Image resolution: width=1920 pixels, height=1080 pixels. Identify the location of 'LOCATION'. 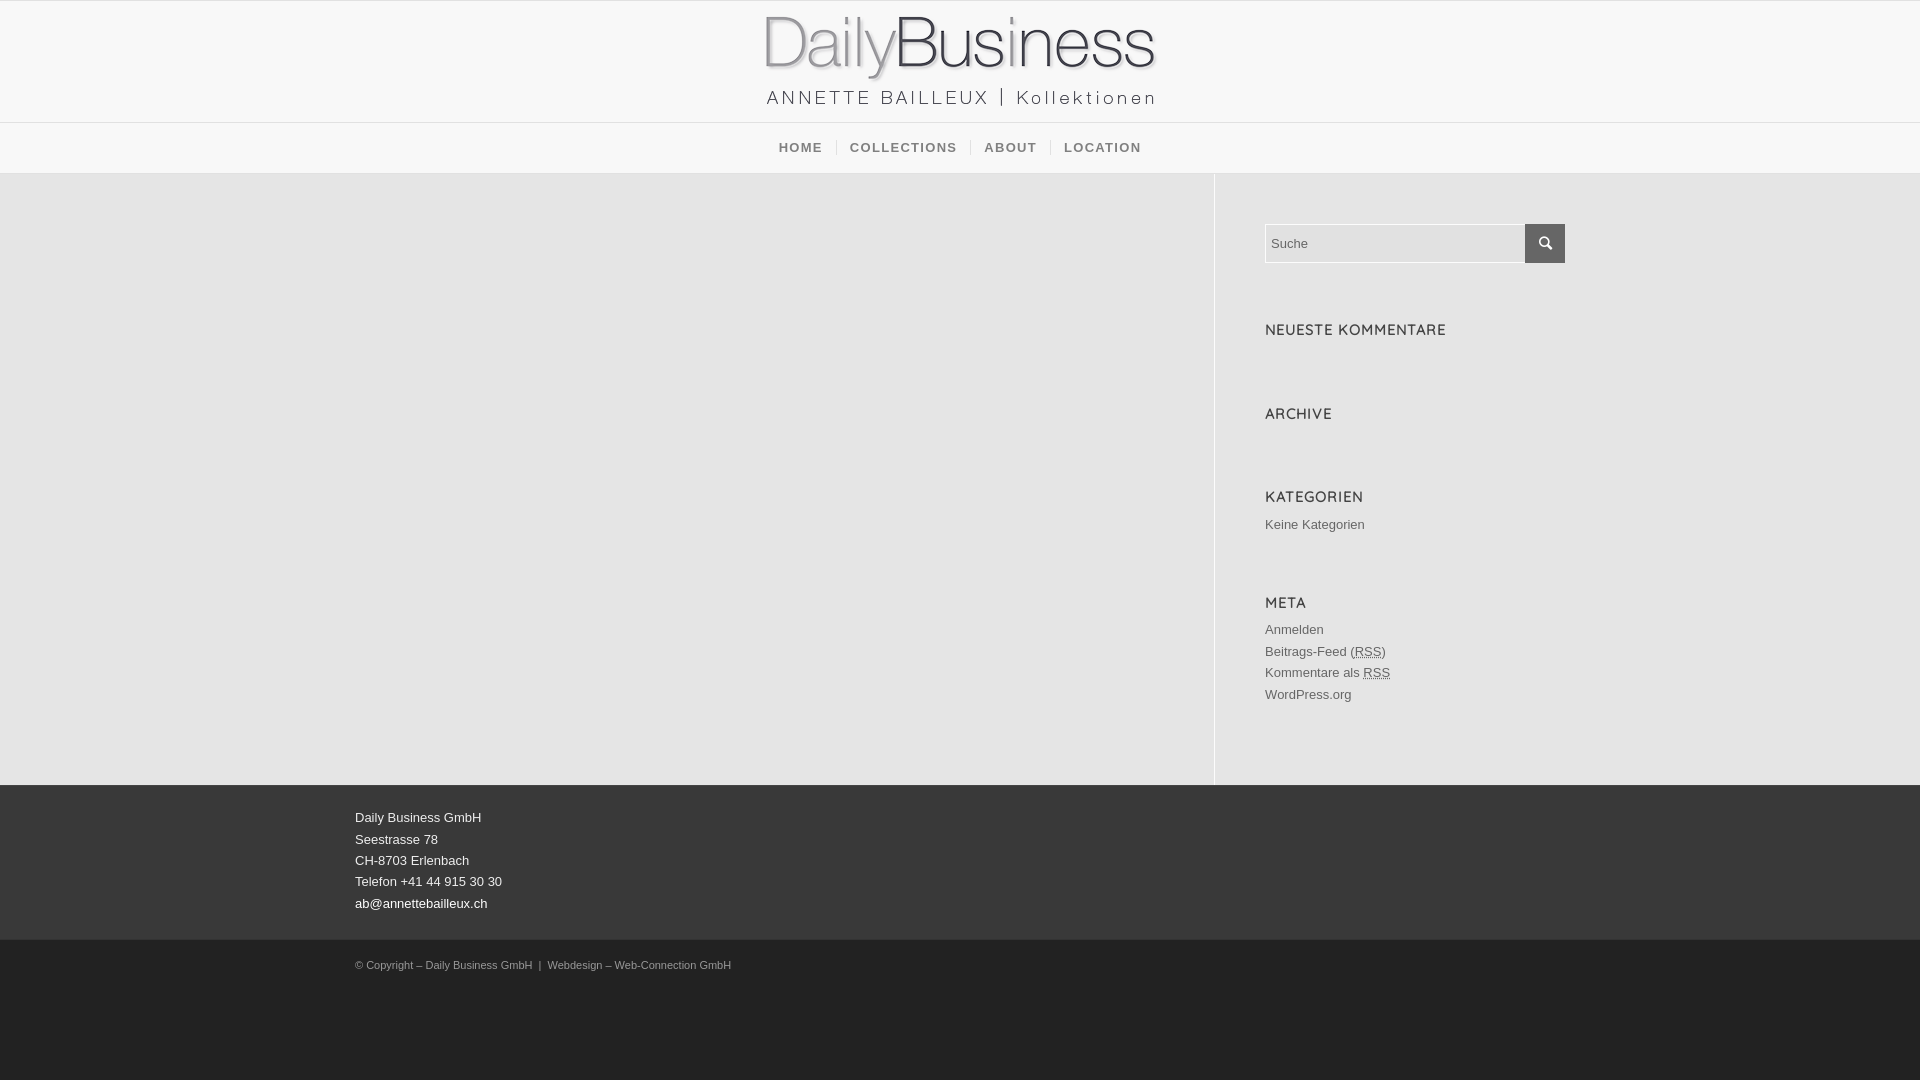
(1101, 146).